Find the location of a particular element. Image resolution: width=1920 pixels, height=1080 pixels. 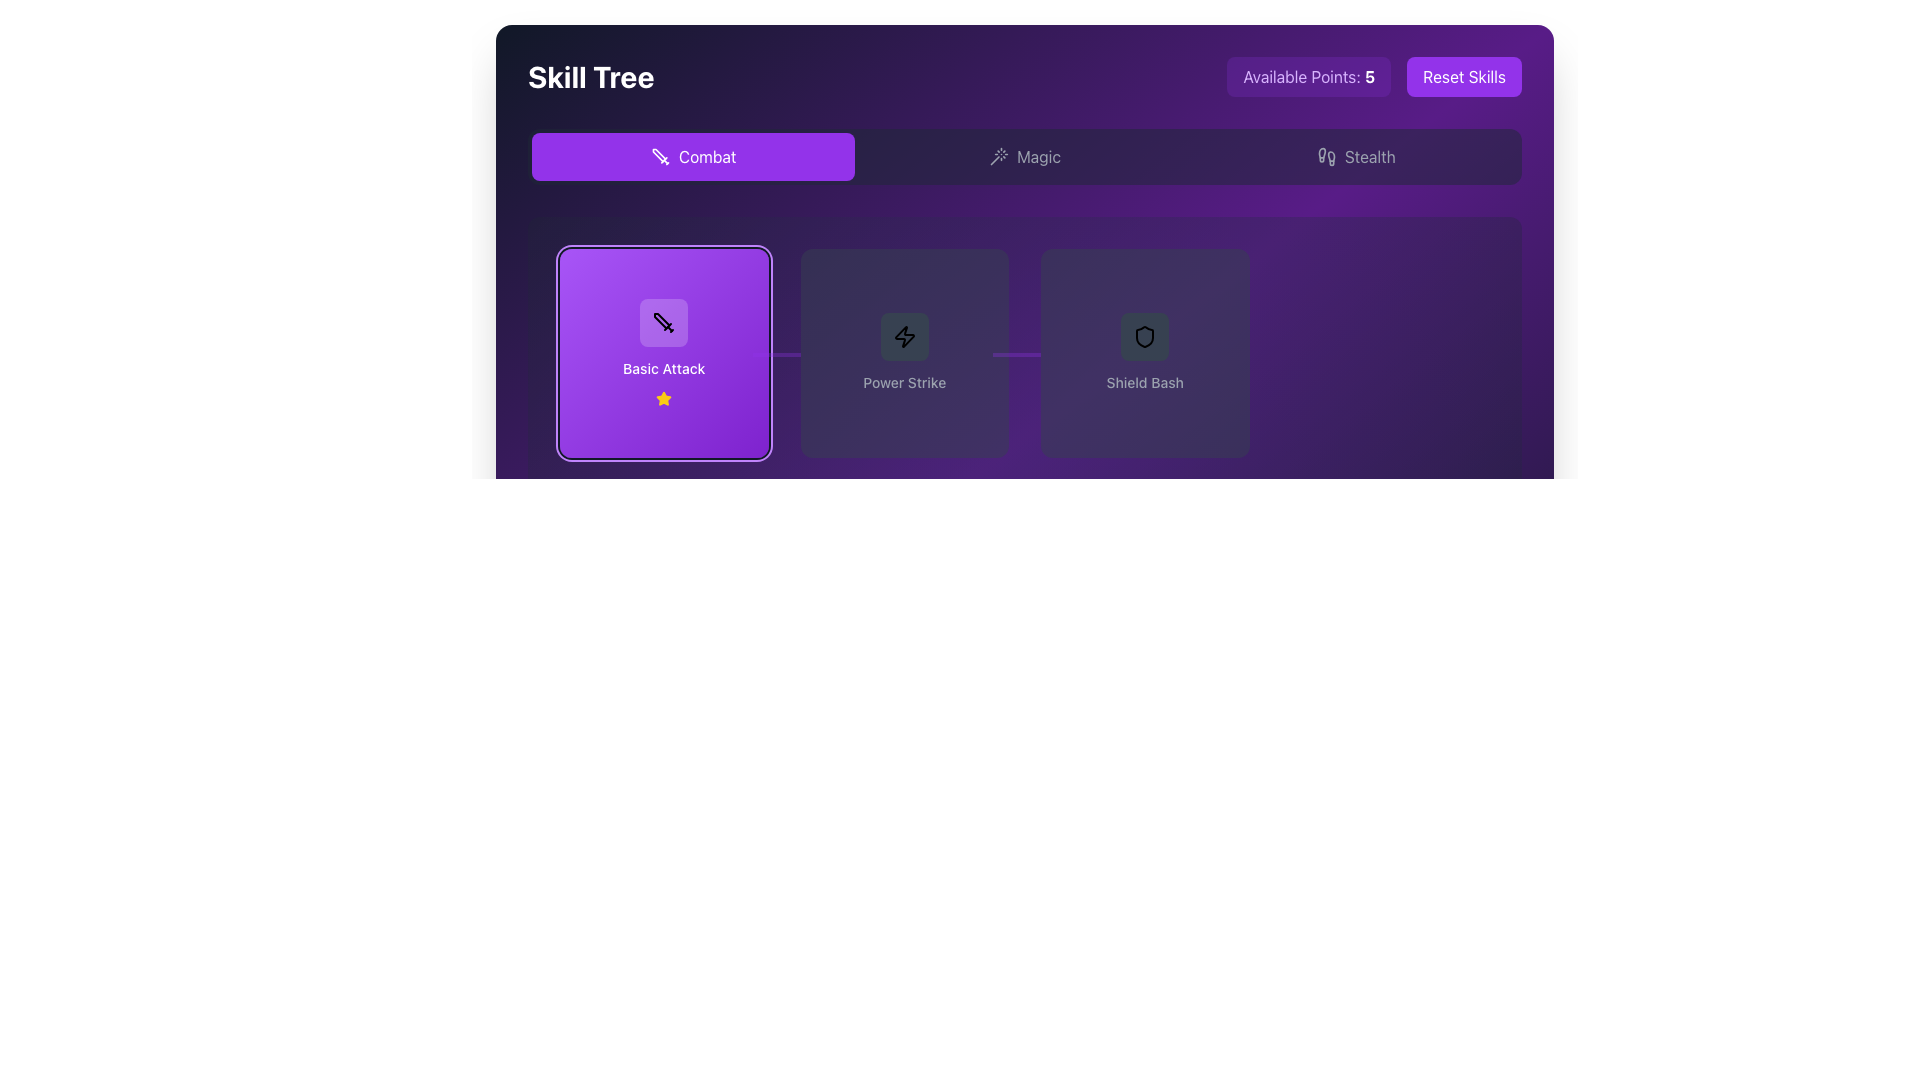

the text label representing the title of the currently selected skill specialization category in the navigation bar is located at coordinates (707, 156).